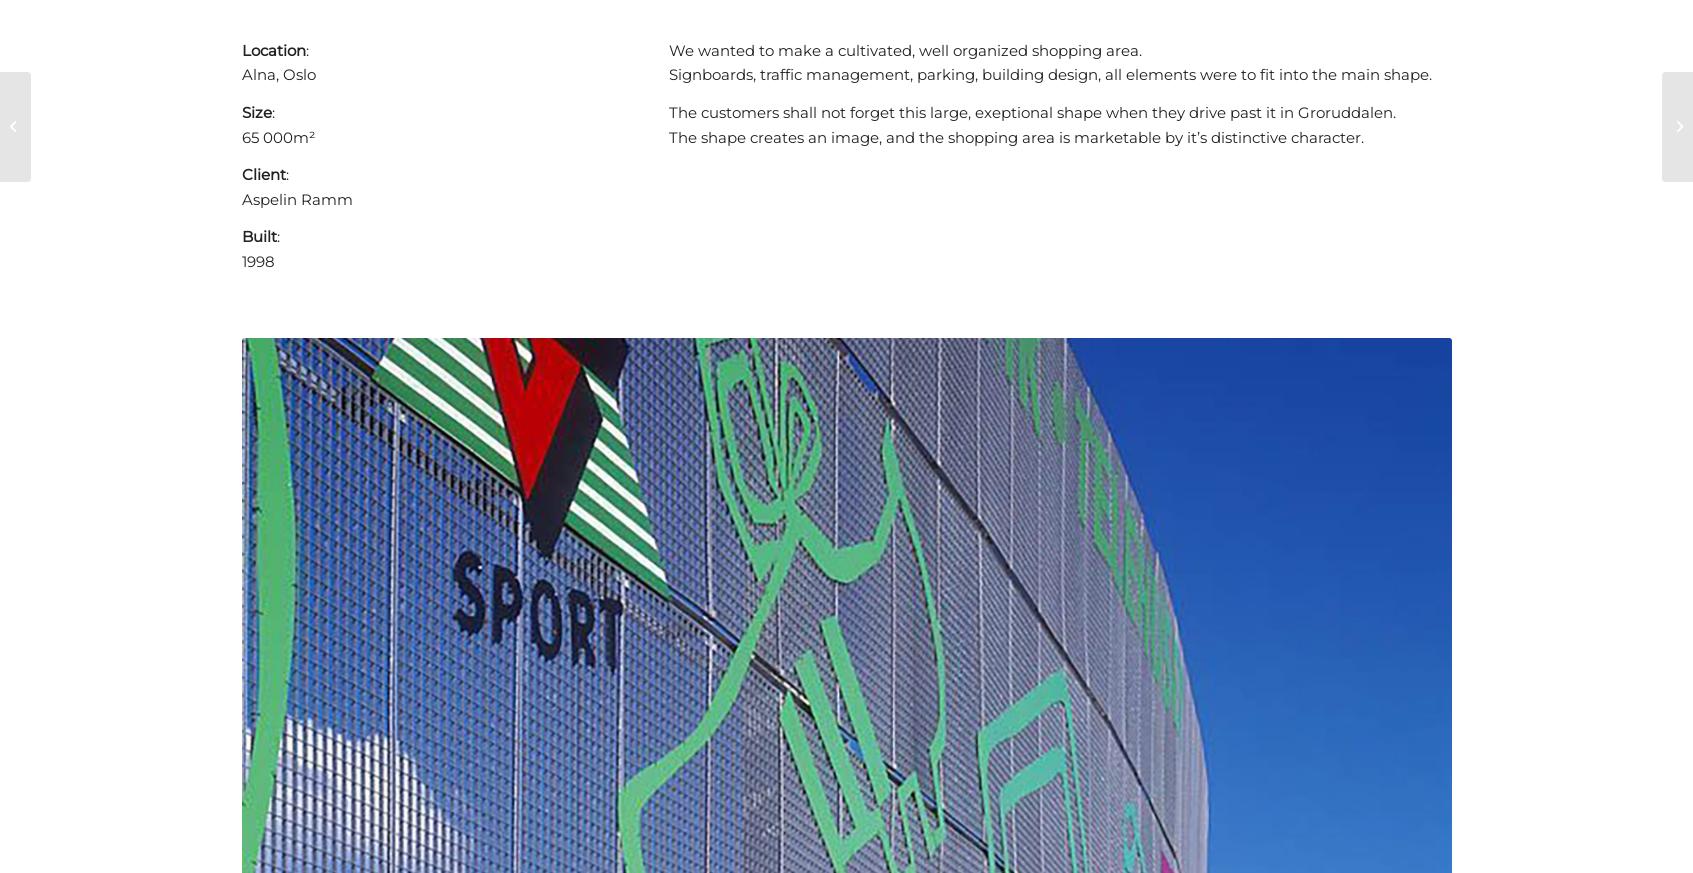 This screenshot has width=1693, height=873. Describe the element at coordinates (295, 197) in the screenshot. I see `'Aspelin Ramm'` at that location.